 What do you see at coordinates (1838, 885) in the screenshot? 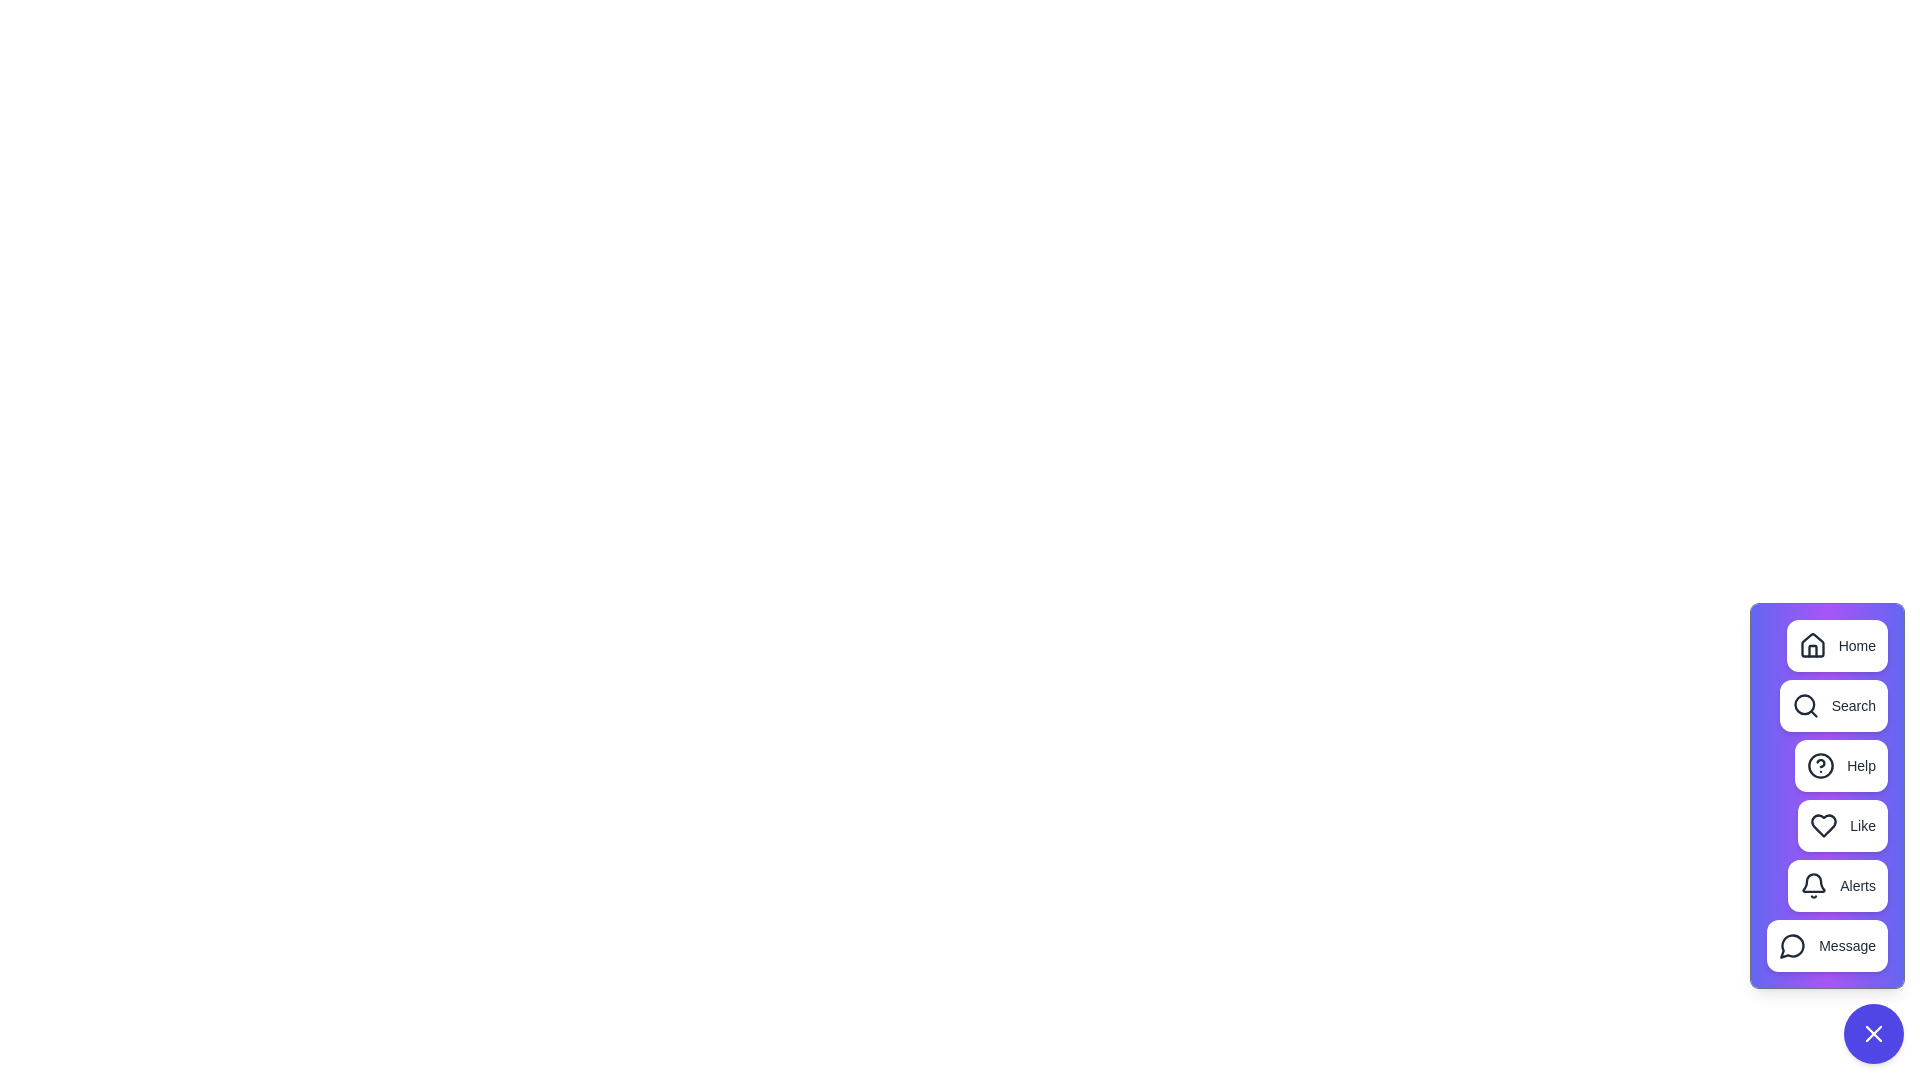
I see `the 'Alerts' button in the speed dial menu` at bounding box center [1838, 885].